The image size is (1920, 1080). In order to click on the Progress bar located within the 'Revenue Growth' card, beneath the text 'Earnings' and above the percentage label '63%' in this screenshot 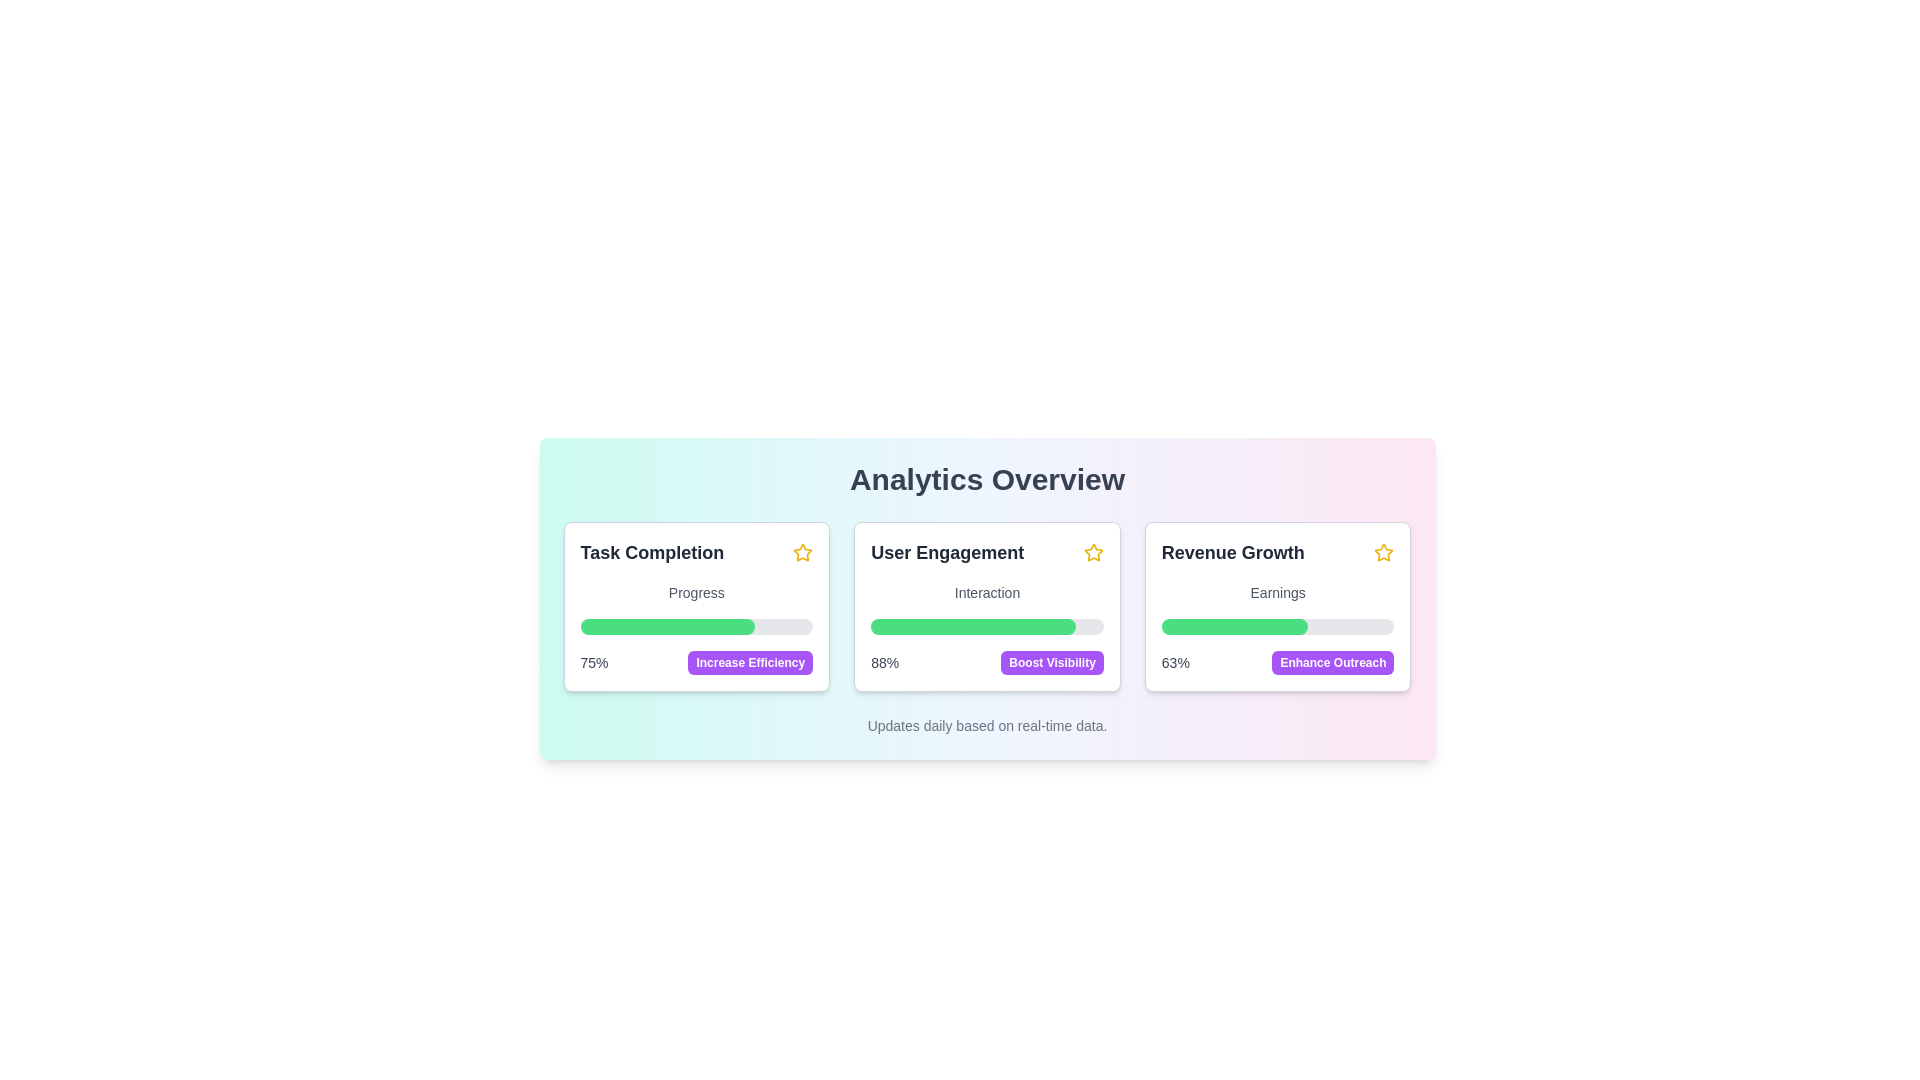, I will do `click(1277, 626)`.